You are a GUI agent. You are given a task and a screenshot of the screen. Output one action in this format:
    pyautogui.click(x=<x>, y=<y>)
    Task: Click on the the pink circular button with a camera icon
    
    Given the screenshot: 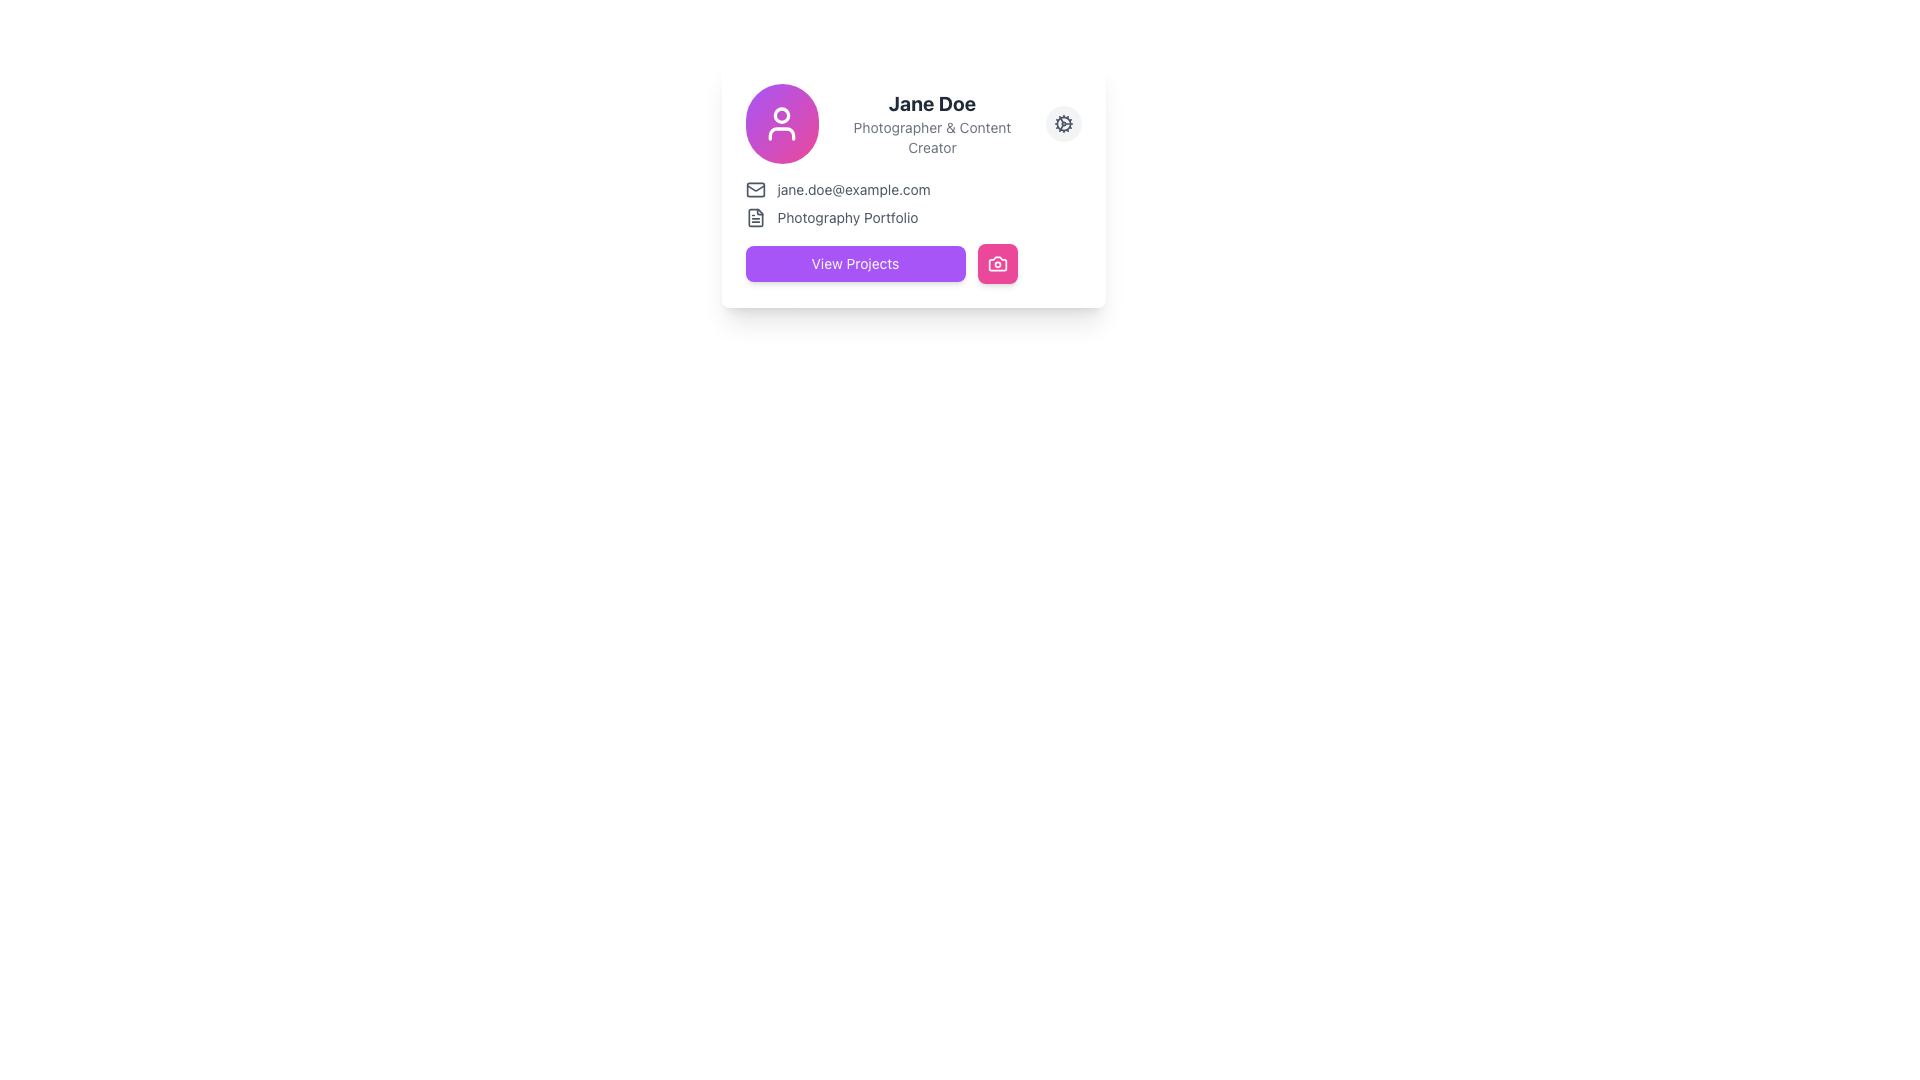 What is the action you would take?
    pyautogui.click(x=997, y=262)
    